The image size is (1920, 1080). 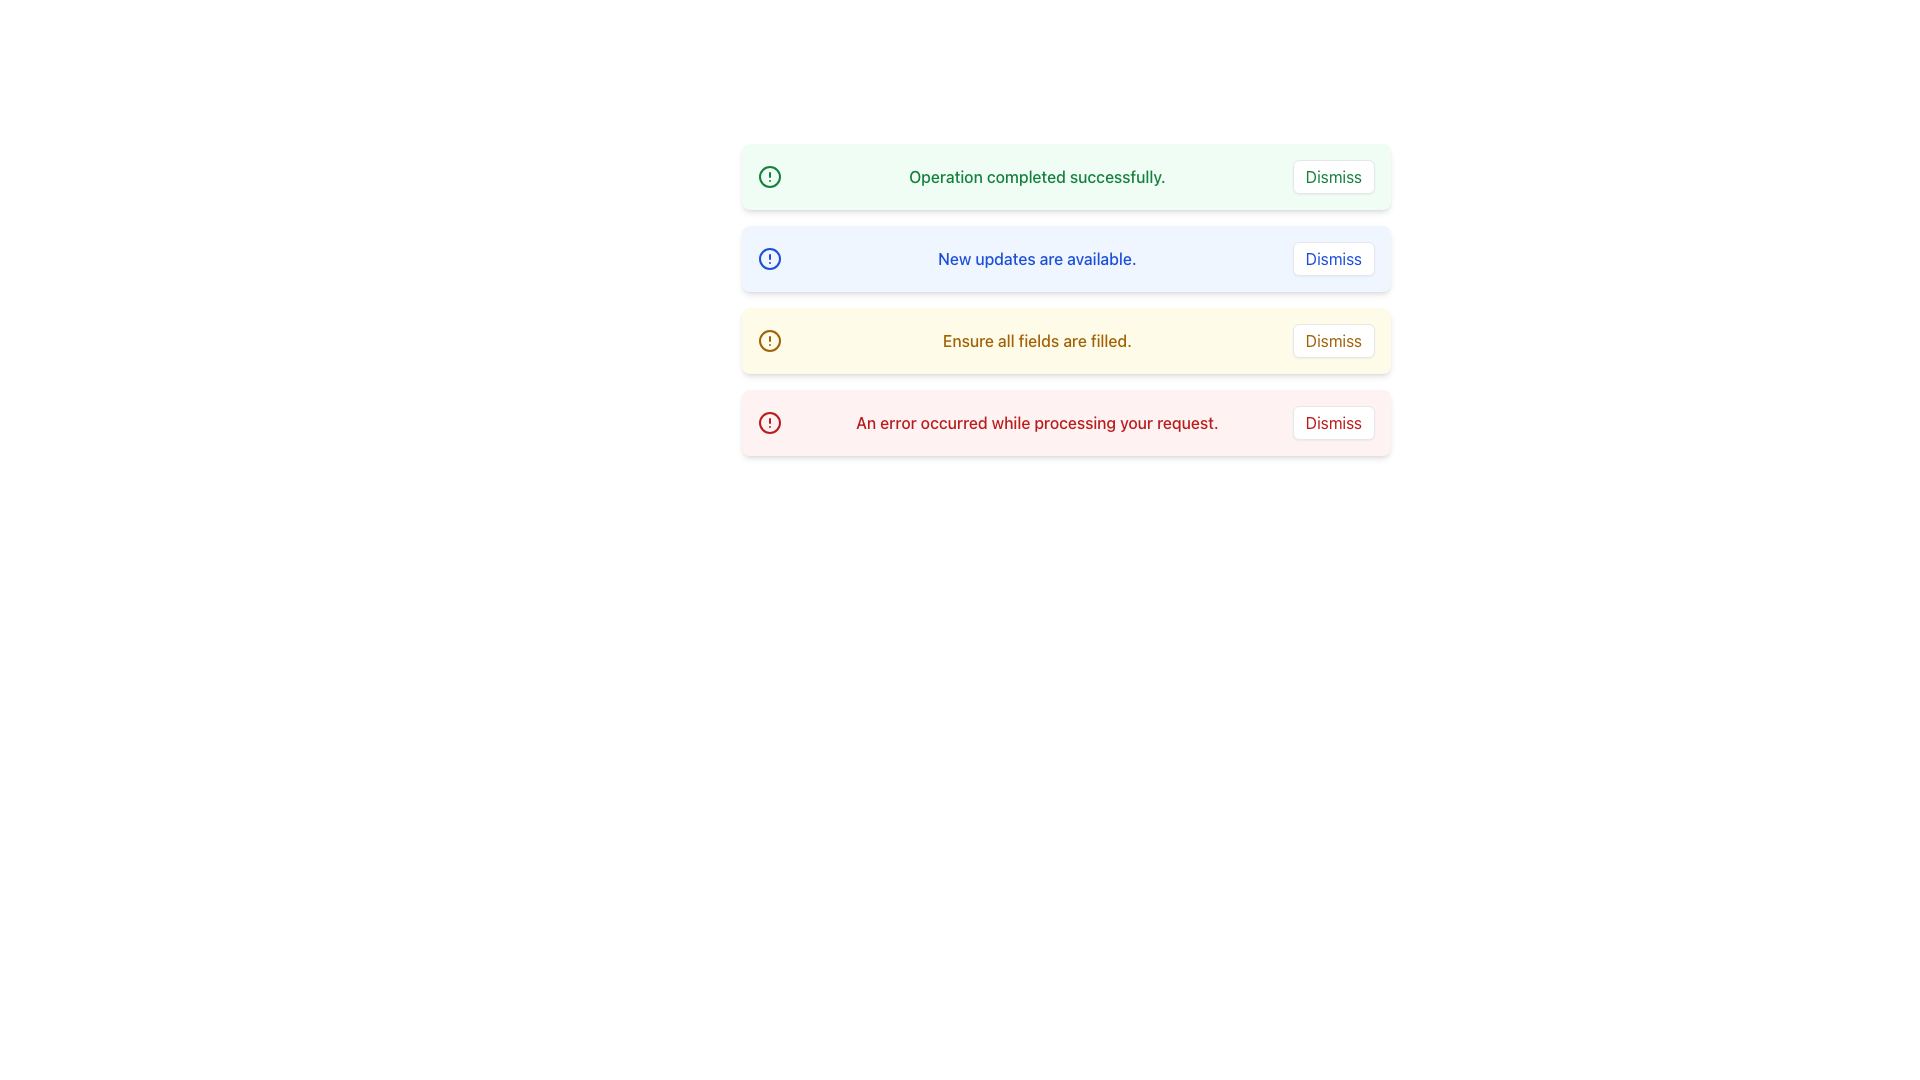 I want to click on the circular base of the alert icon, which signifies an error or warning in the notification at the bottom of the list, so click(x=768, y=422).